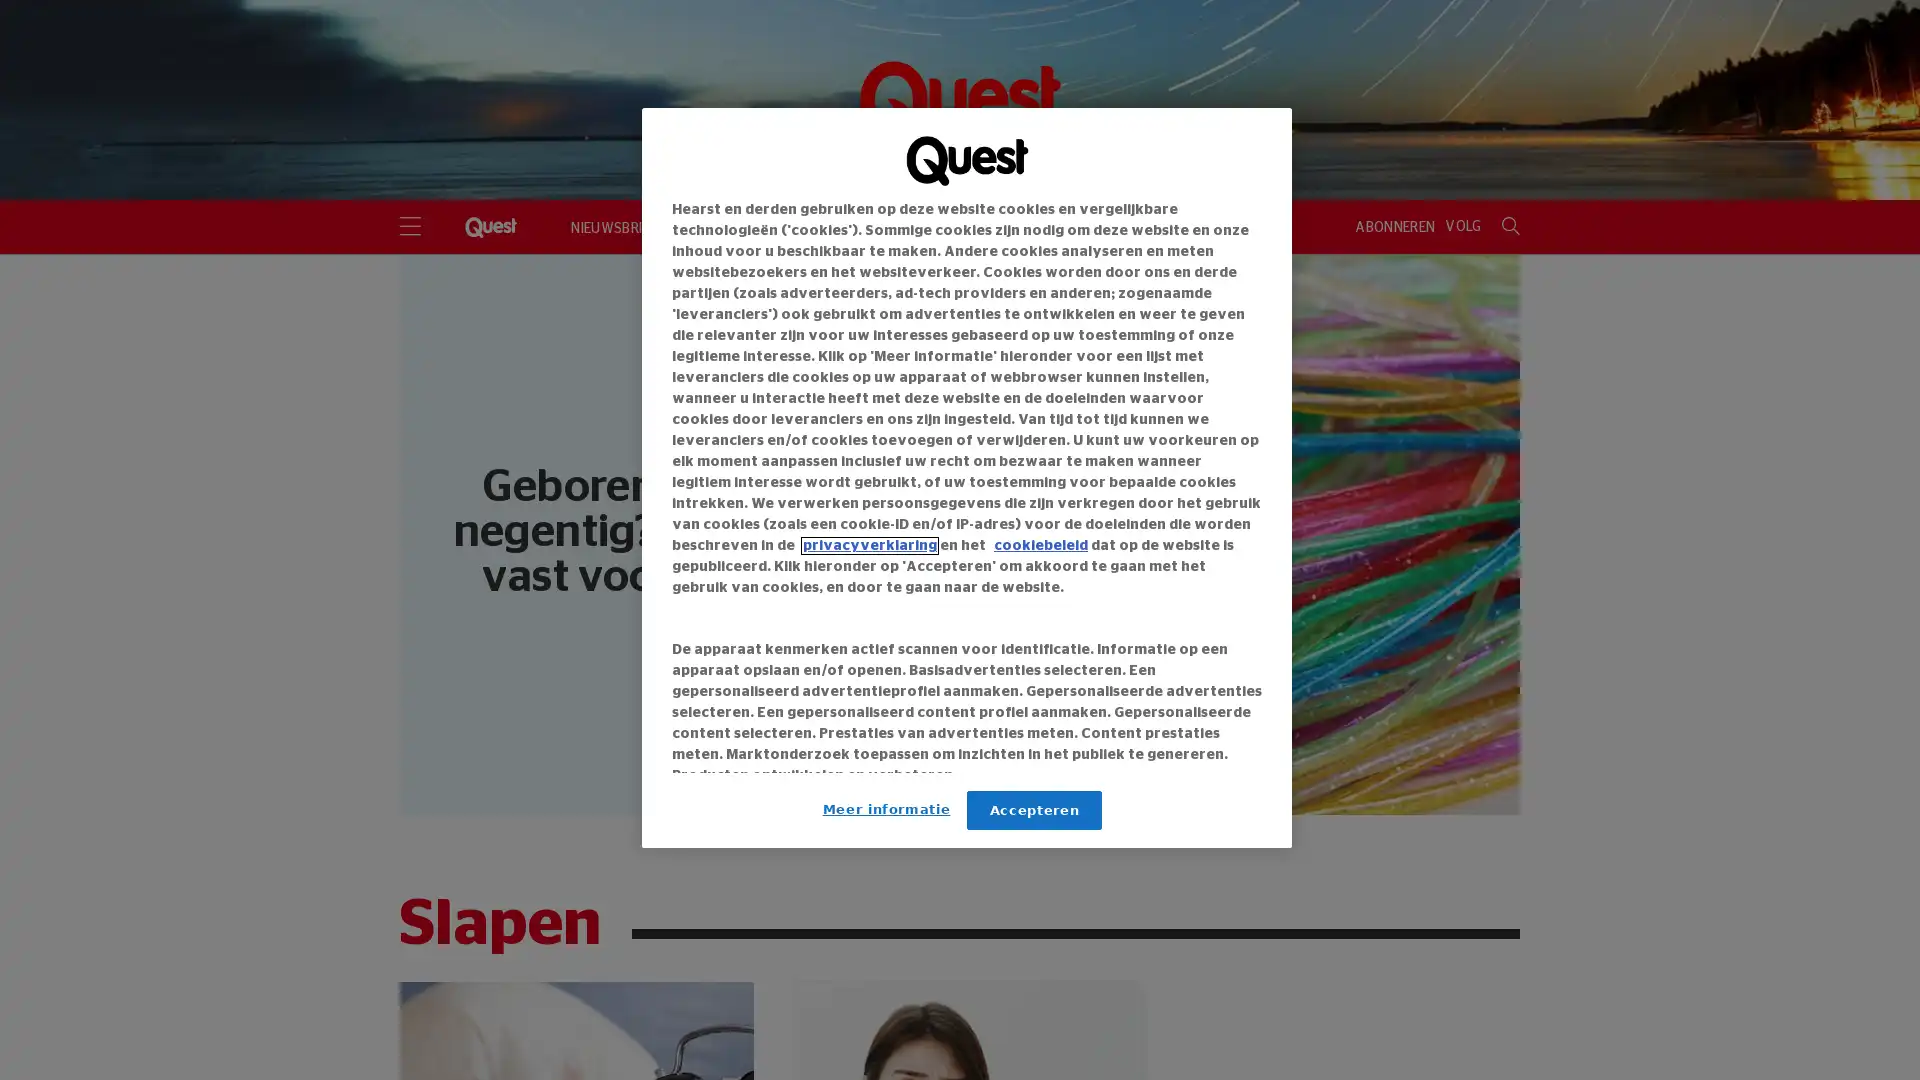 This screenshot has height=1080, width=1920. What do you see at coordinates (885, 808) in the screenshot?
I see `Meer informatie` at bounding box center [885, 808].